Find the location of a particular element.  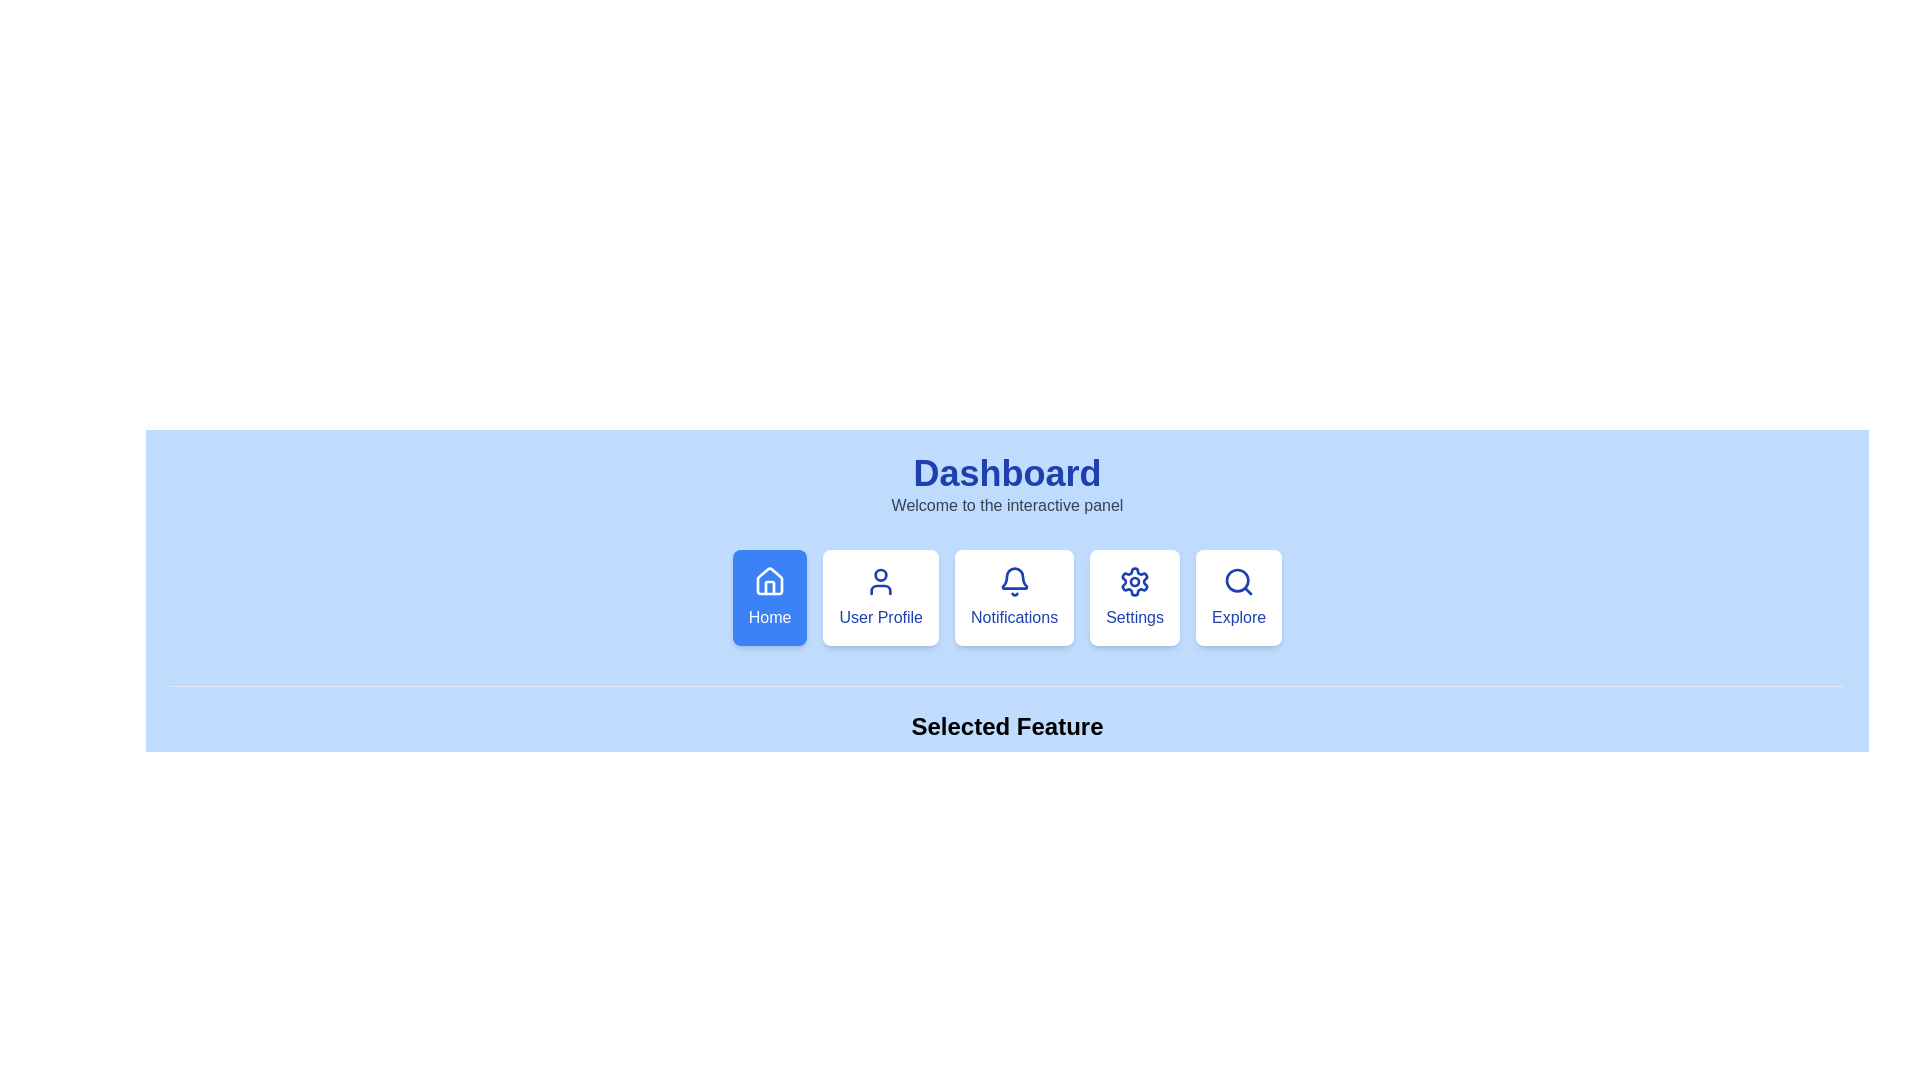

the text element displaying 'Welcome to the interactive panel.' which is located below the 'Dashboard' title in the central upper section of the interface is located at coordinates (1007, 504).